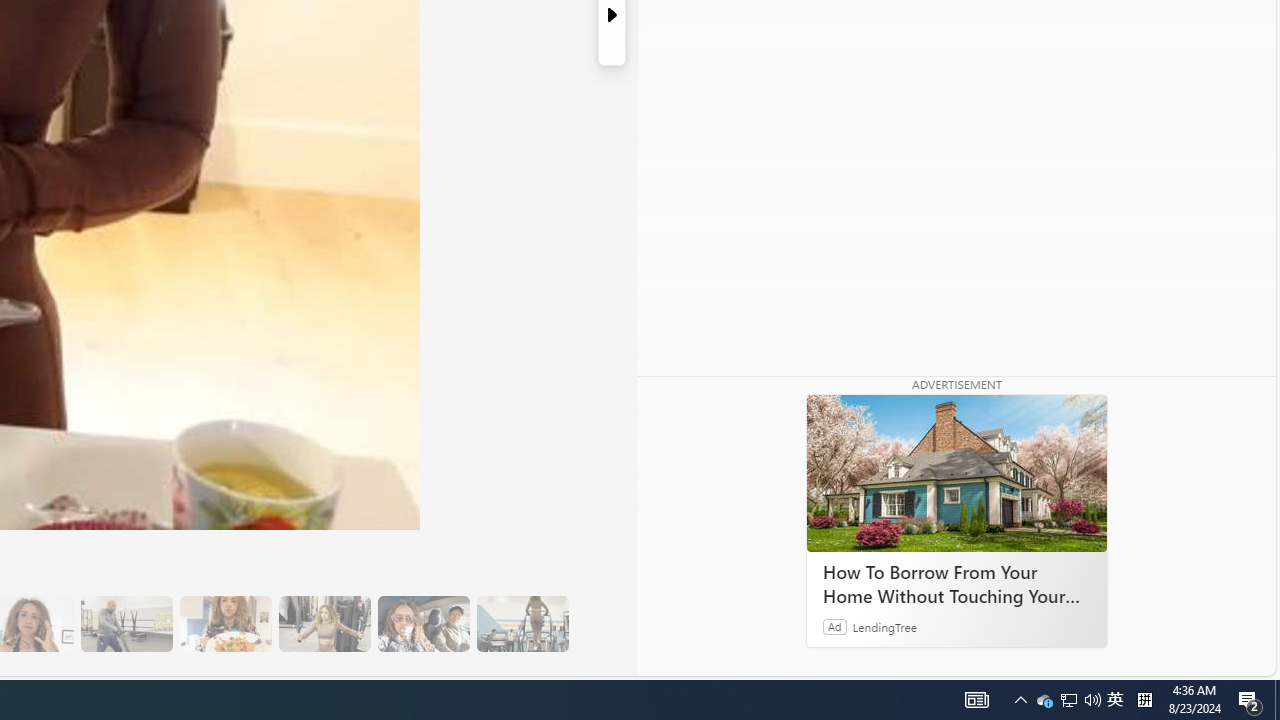 This screenshot has width=1280, height=720. What do you see at coordinates (884, 625) in the screenshot?
I see `'LendingTree'` at bounding box center [884, 625].